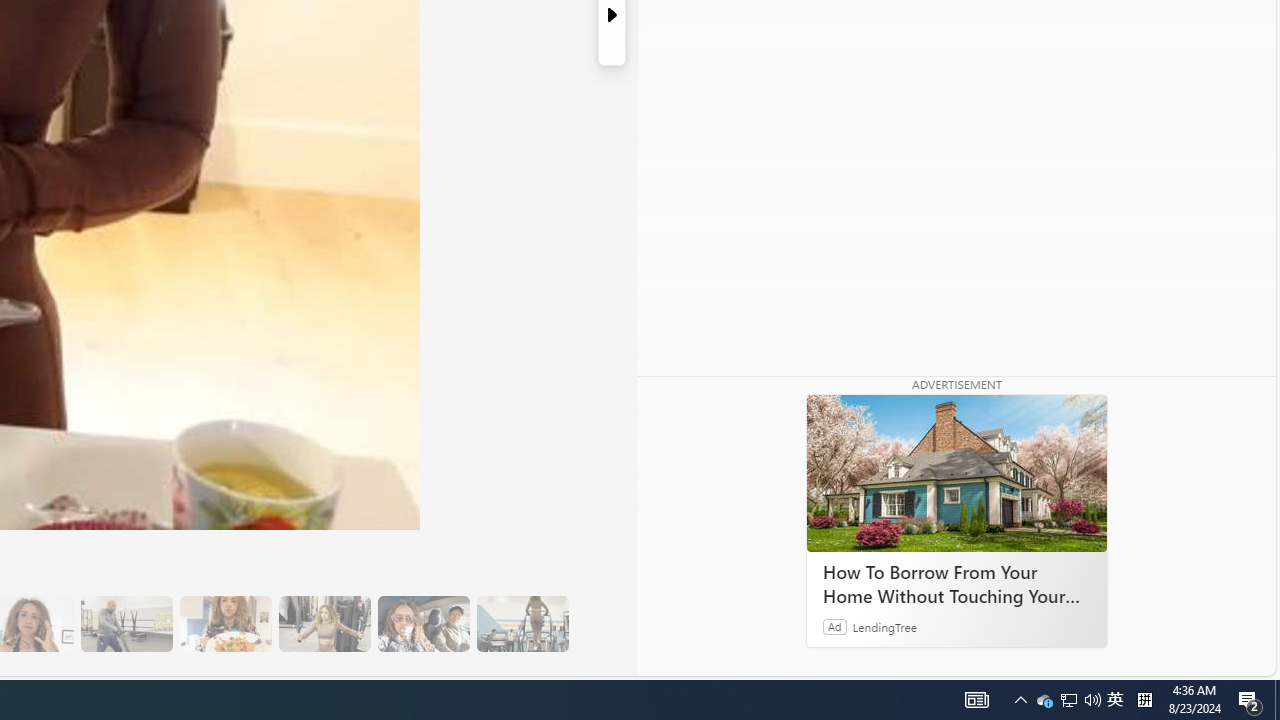 This screenshot has width=1280, height=720. What do you see at coordinates (884, 625) in the screenshot?
I see `'LendingTree'` at bounding box center [884, 625].